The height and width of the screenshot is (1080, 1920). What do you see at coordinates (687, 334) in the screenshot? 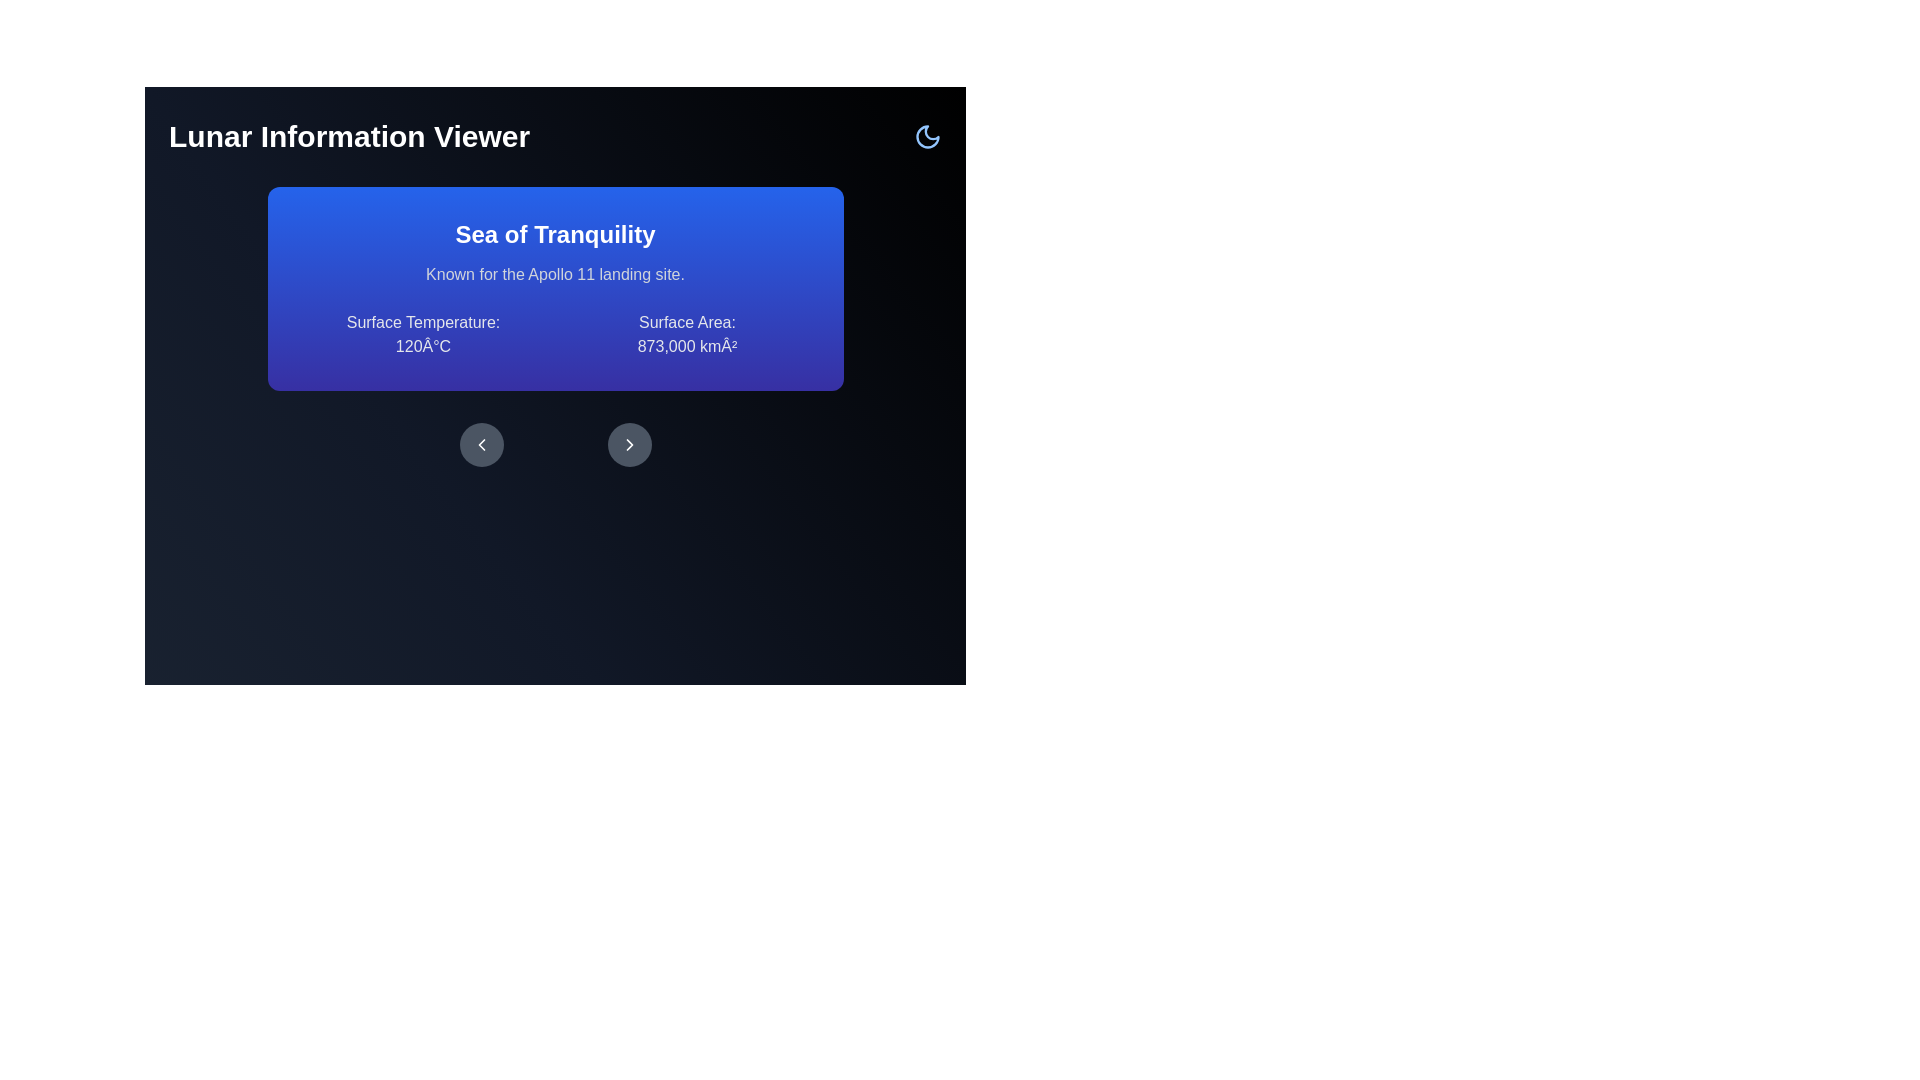
I see `static text display that shows the surface area, specifically the entry '873,000 km²', located in the right column of a two-column grid layout` at bounding box center [687, 334].